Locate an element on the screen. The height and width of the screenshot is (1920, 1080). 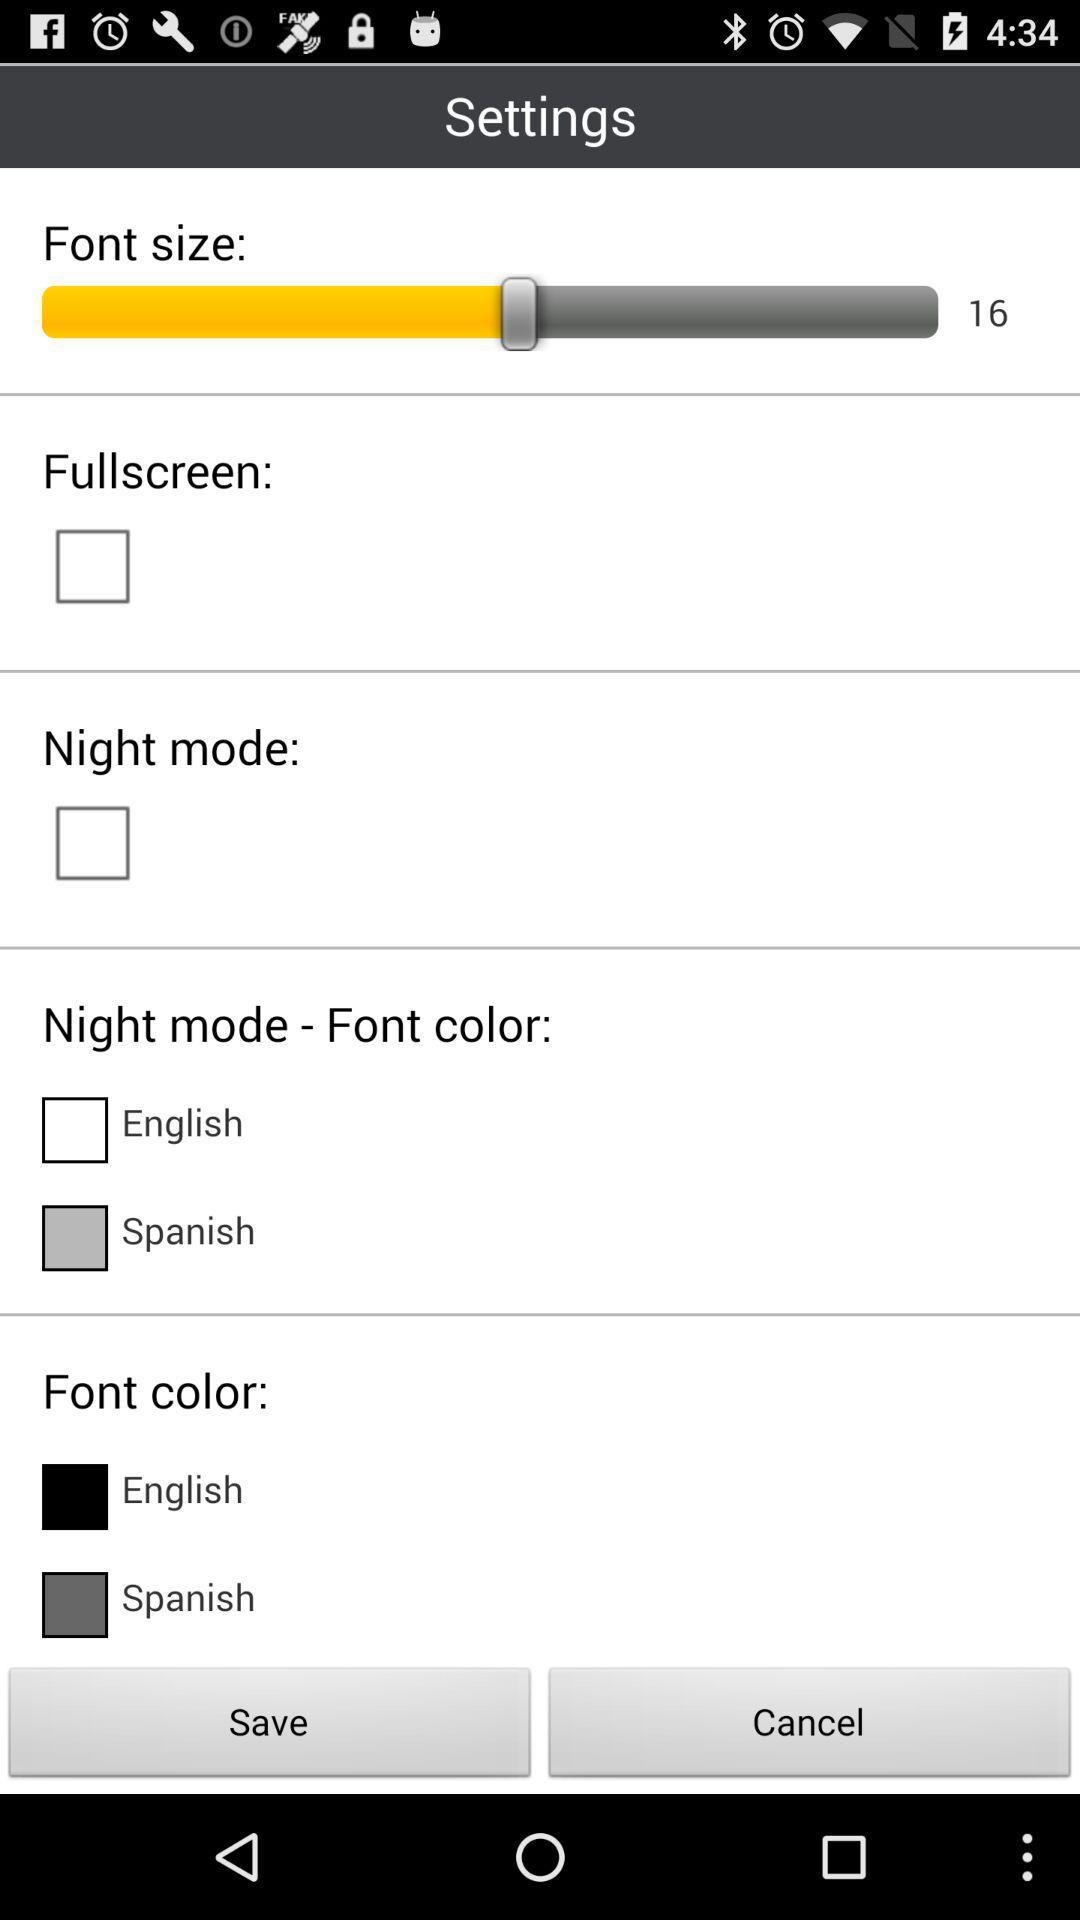
the item next to the cancel is located at coordinates (270, 1727).